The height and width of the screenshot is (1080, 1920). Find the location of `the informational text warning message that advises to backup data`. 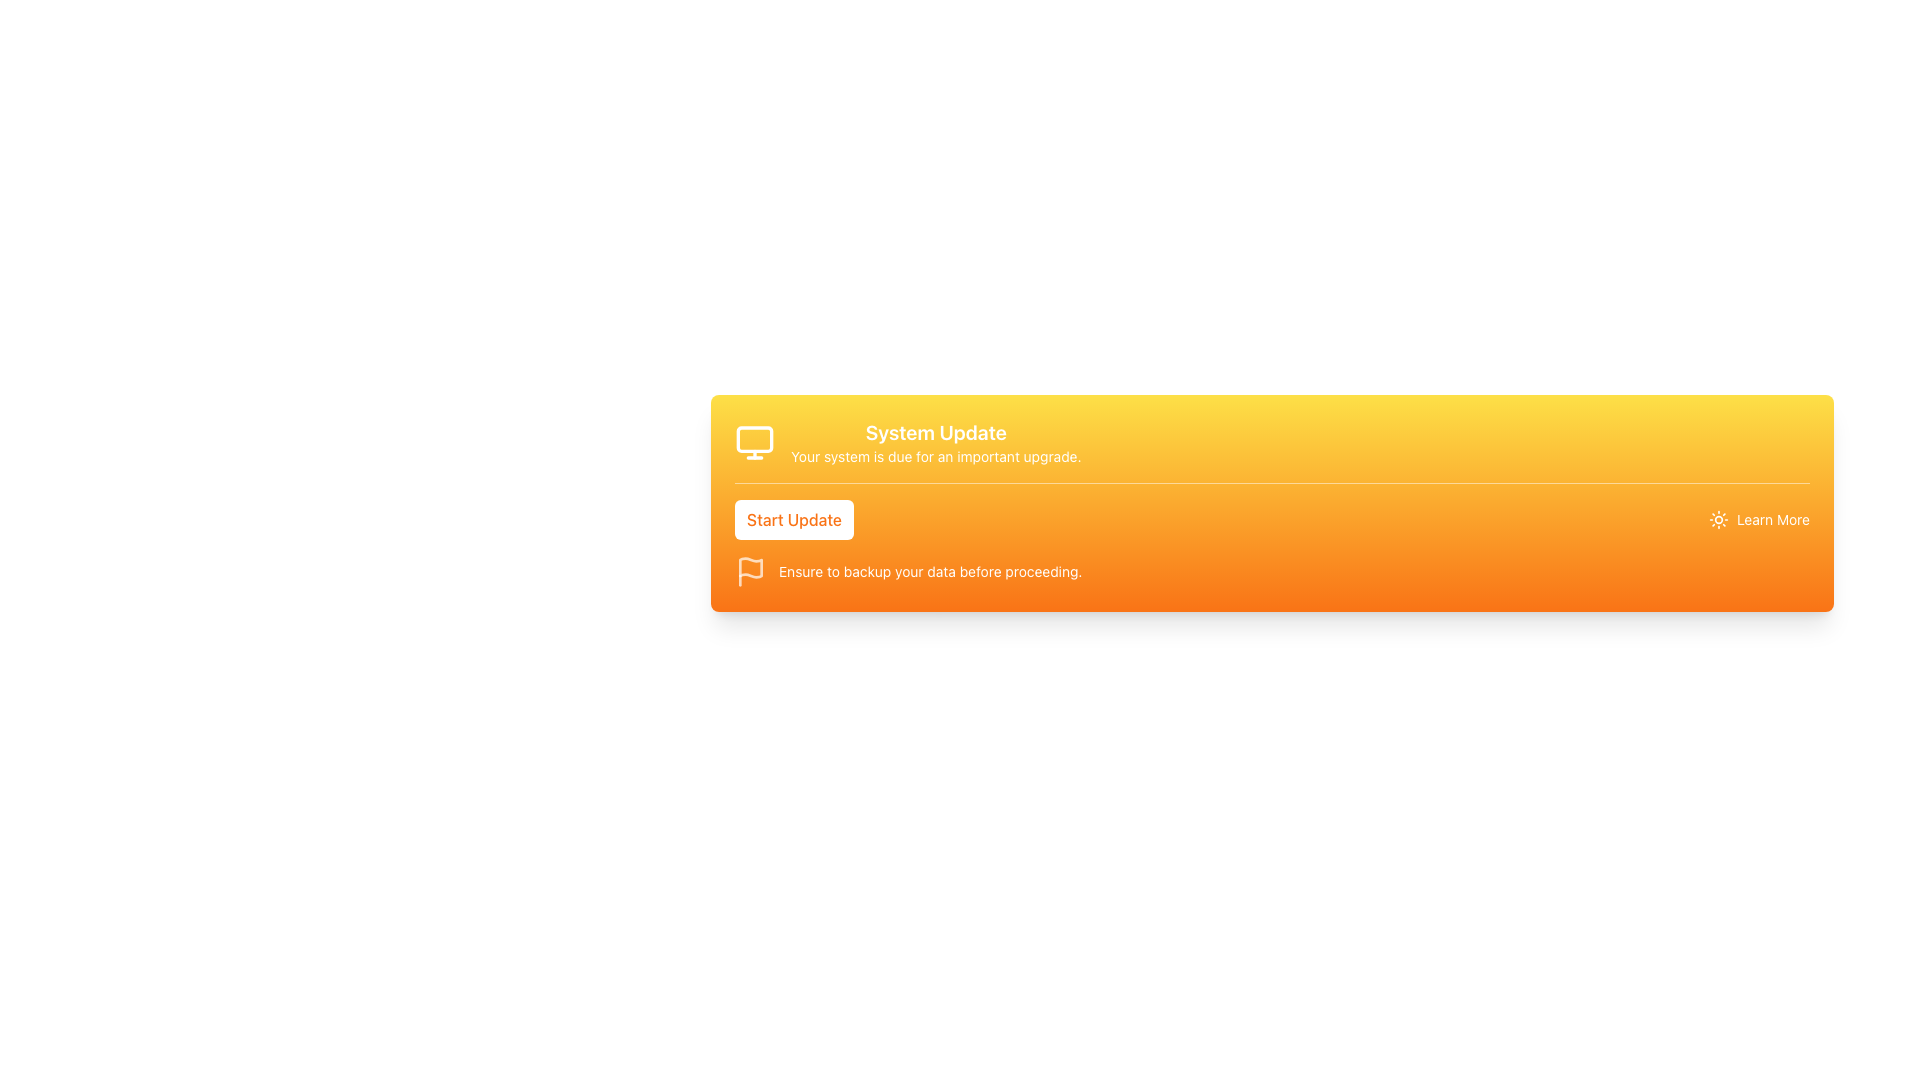

the informational text warning message that advises to backup data is located at coordinates (907, 571).